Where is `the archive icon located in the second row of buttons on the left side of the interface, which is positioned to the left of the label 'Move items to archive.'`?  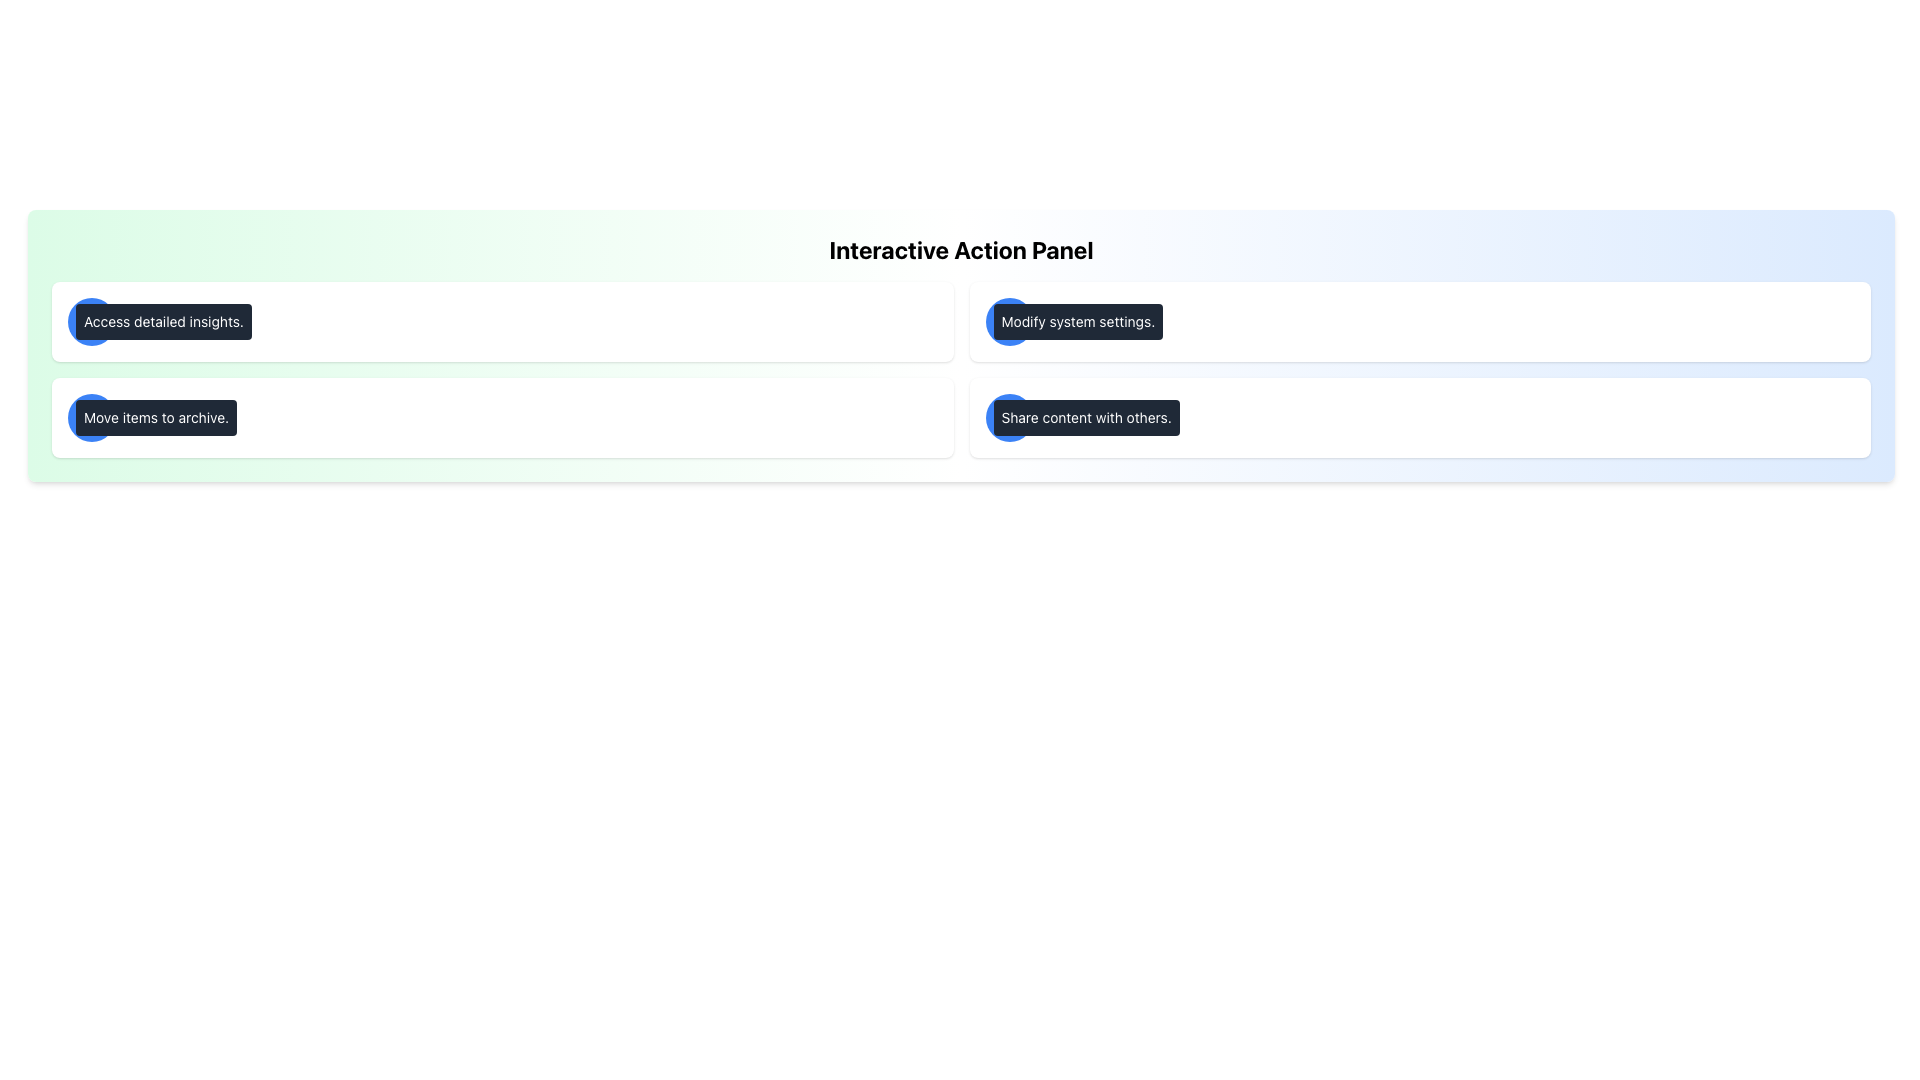
the archive icon located in the second row of buttons on the left side of the interface, which is positioned to the left of the label 'Move items to archive.' is located at coordinates (90, 416).